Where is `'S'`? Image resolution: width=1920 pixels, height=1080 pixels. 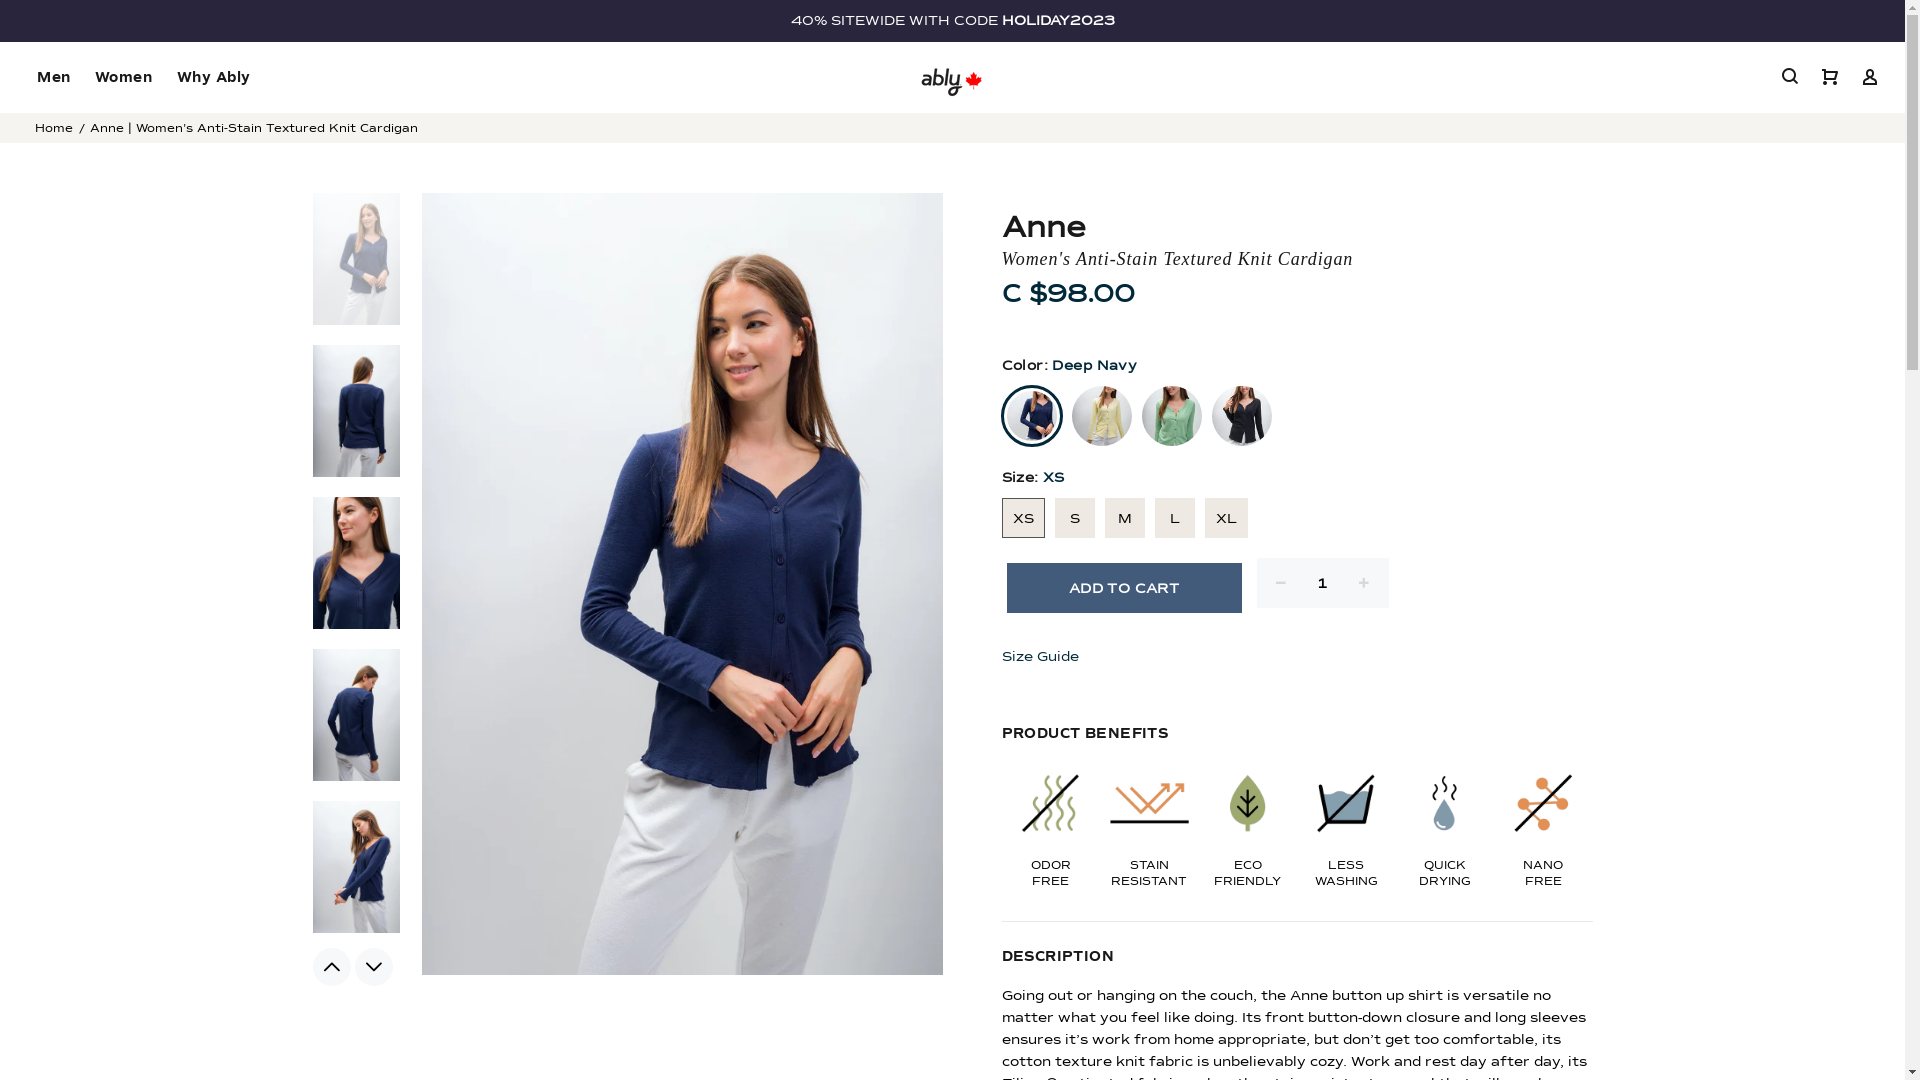
'S' is located at coordinates (1073, 516).